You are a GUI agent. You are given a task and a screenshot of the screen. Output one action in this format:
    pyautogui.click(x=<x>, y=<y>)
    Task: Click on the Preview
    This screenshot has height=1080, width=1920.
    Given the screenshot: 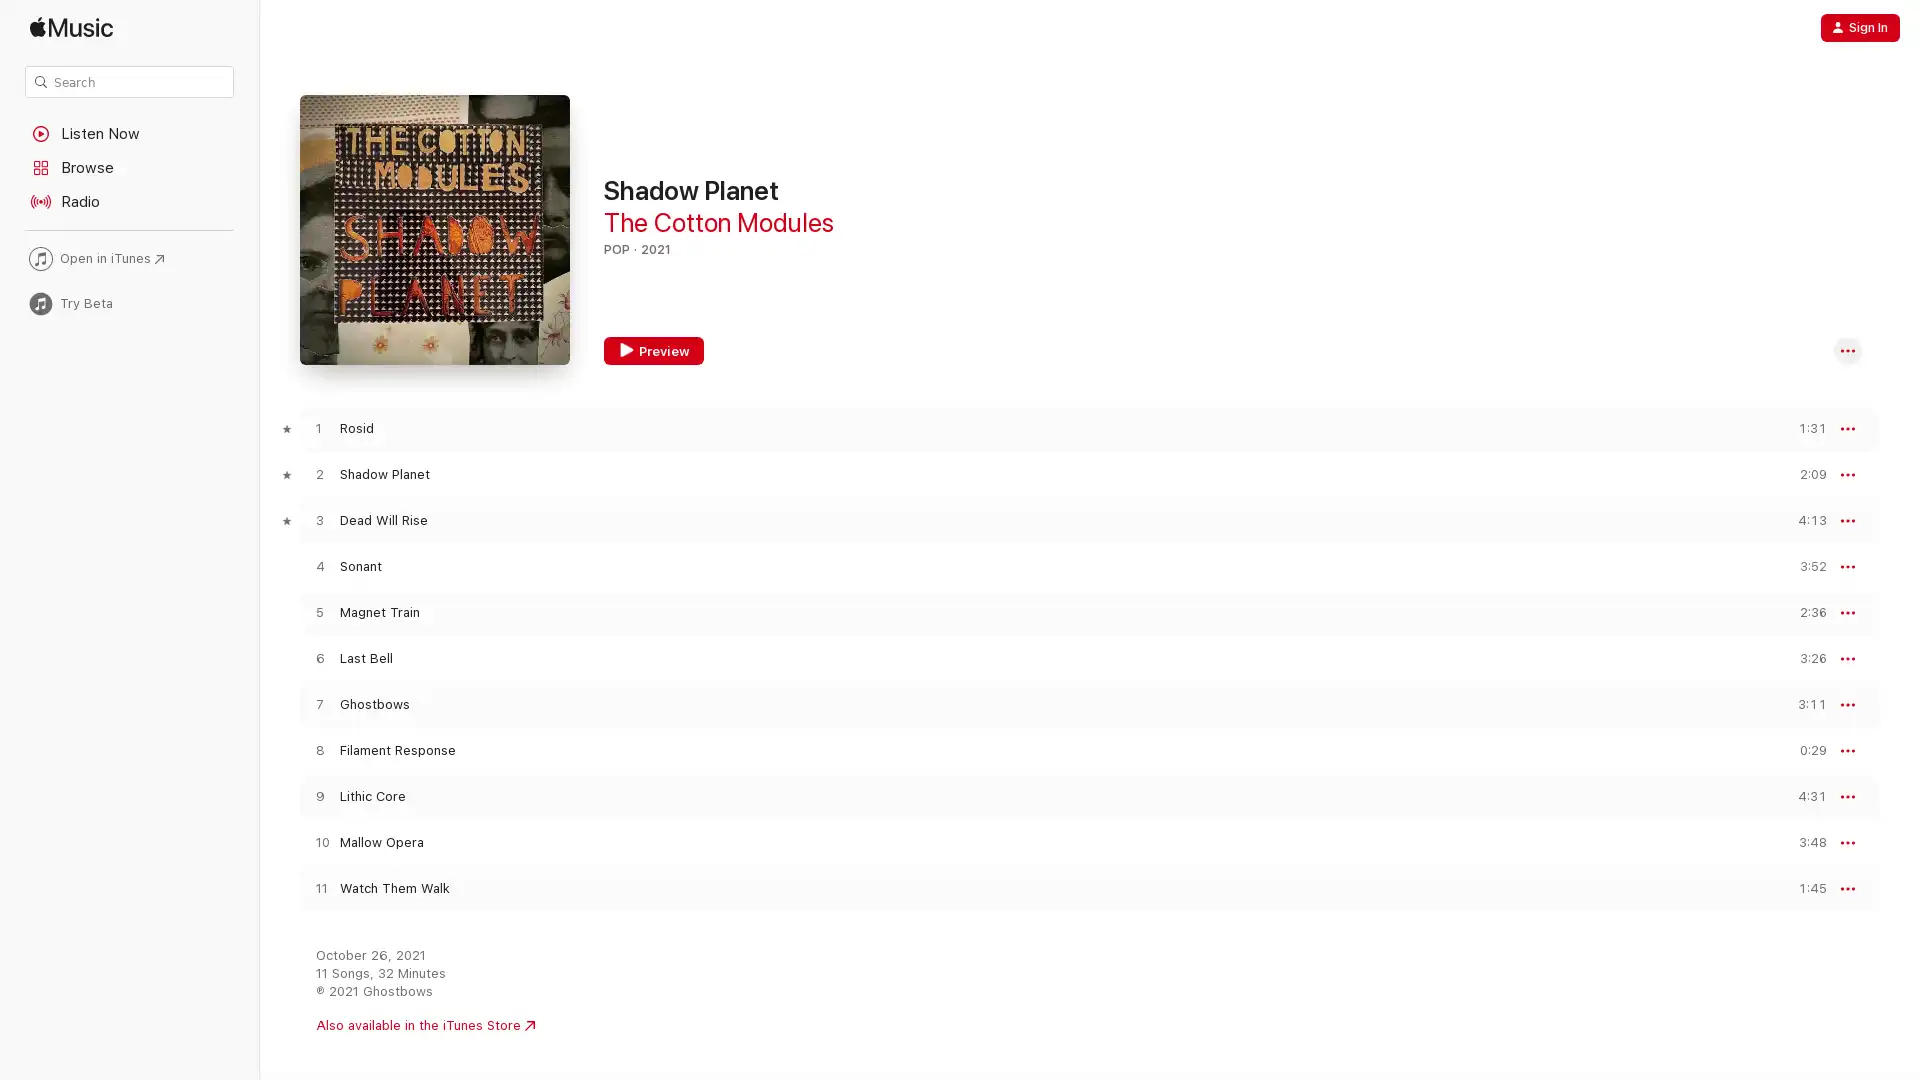 What is the action you would take?
    pyautogui.click(x=1804, y=519)
    